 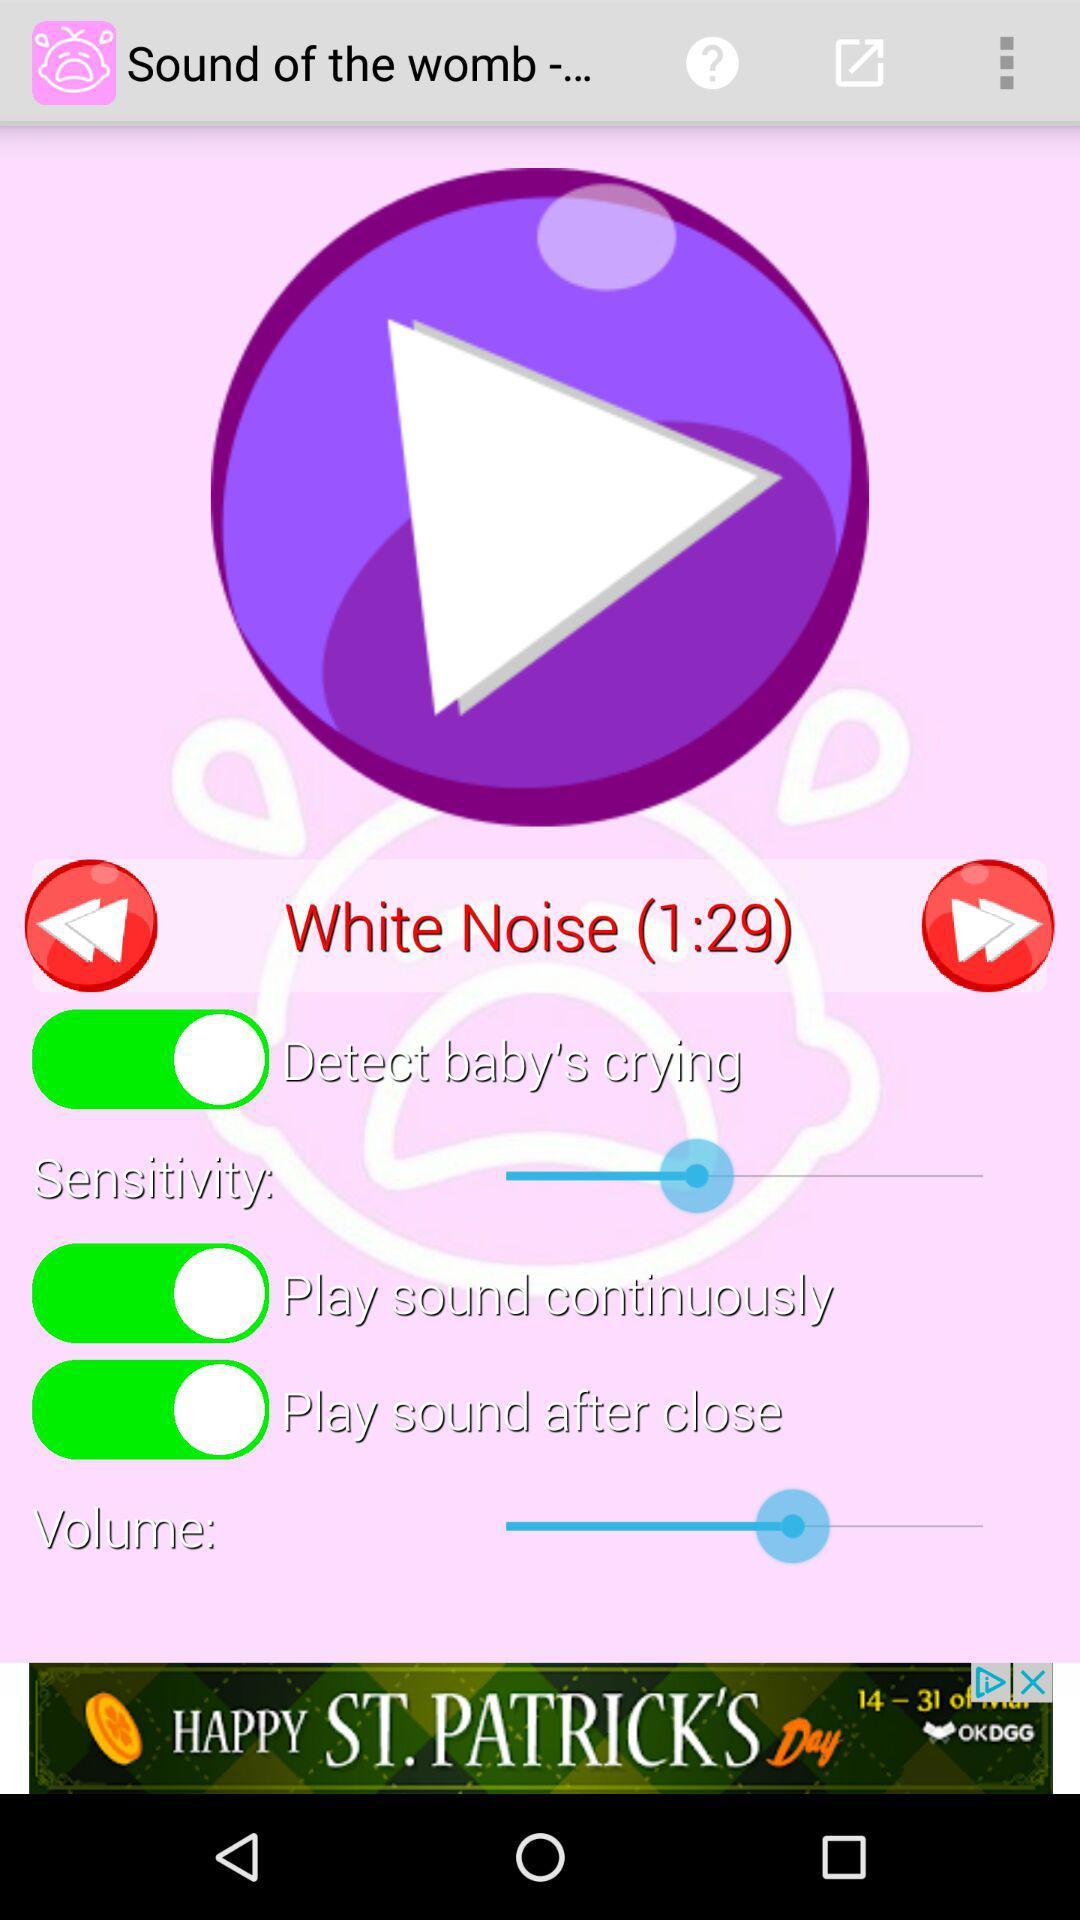 What do you see at coordinates (540, 497) in the screenshot?
I see `press play` at bounding box center [540, 497].